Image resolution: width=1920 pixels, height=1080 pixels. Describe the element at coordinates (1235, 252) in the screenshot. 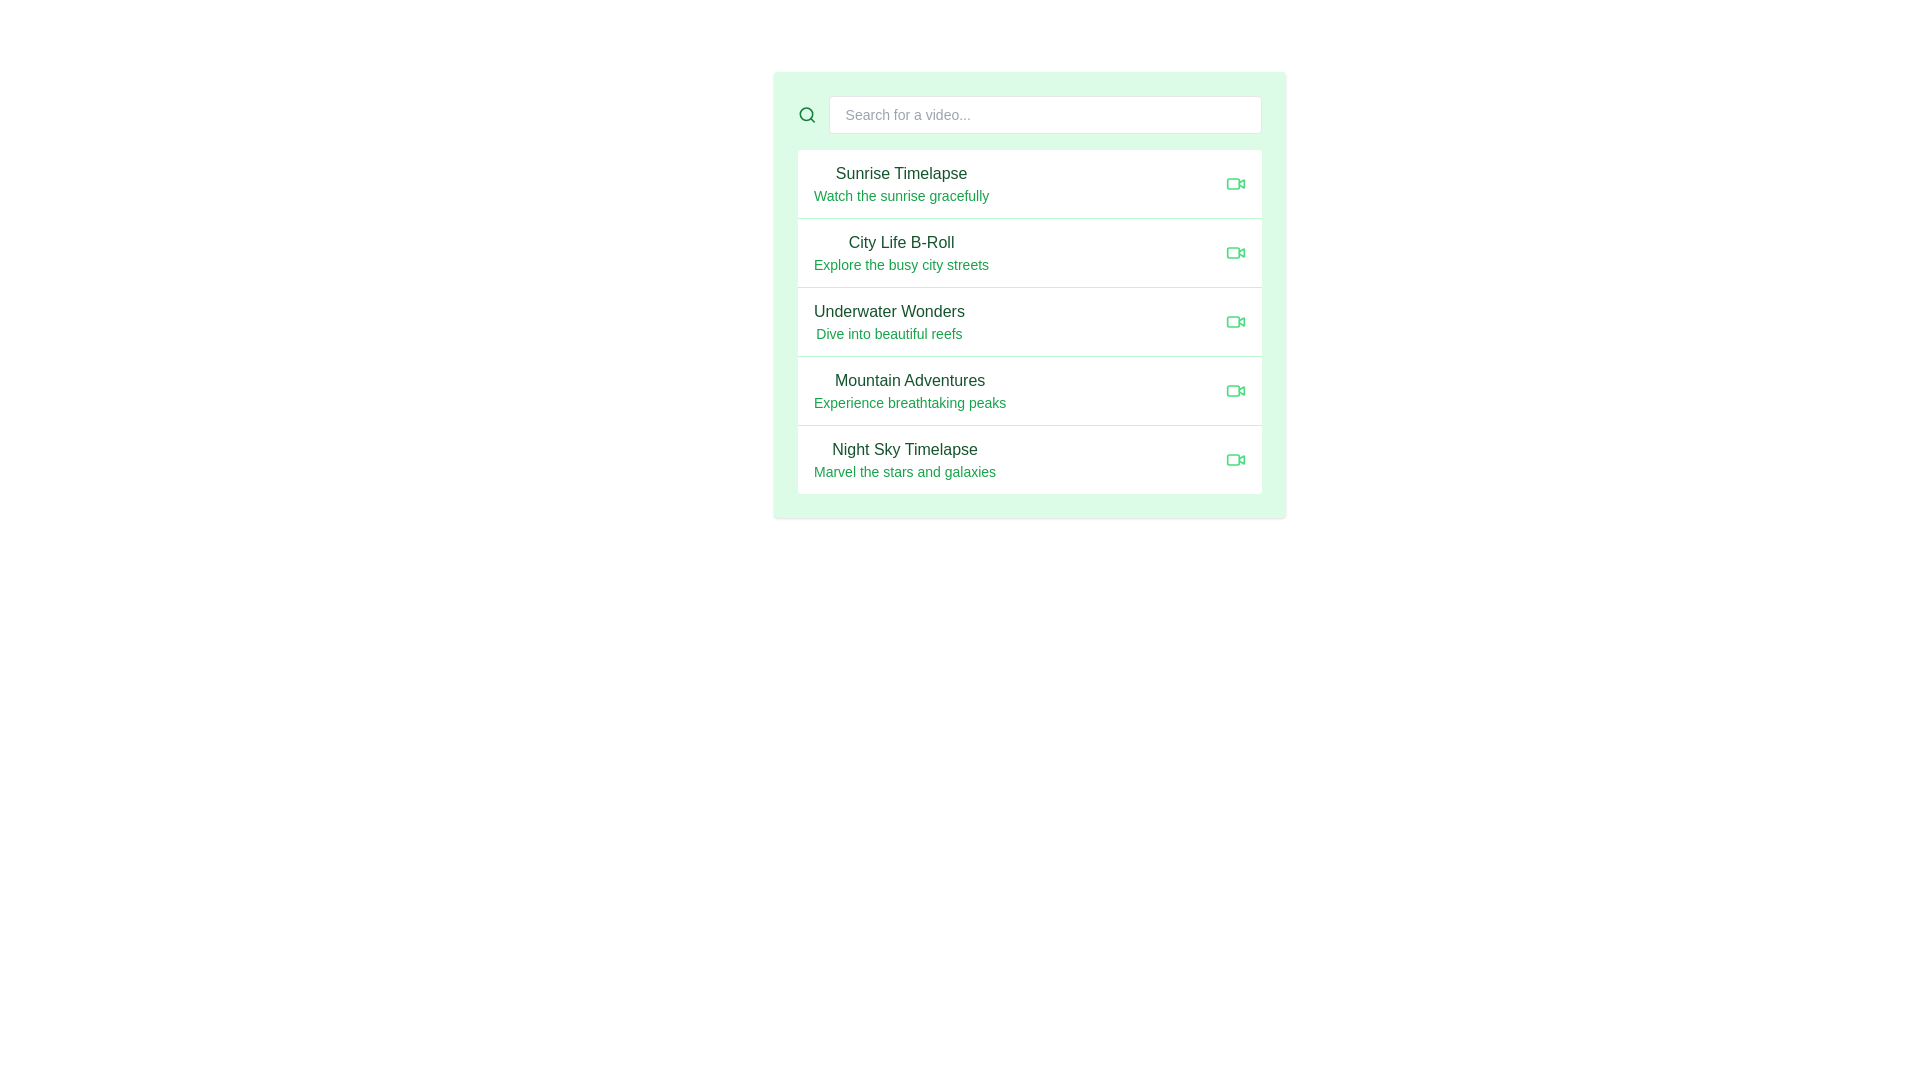

I see `the compact green video camera icon located to the right of the text 'City Life B-Roll'` at that location.